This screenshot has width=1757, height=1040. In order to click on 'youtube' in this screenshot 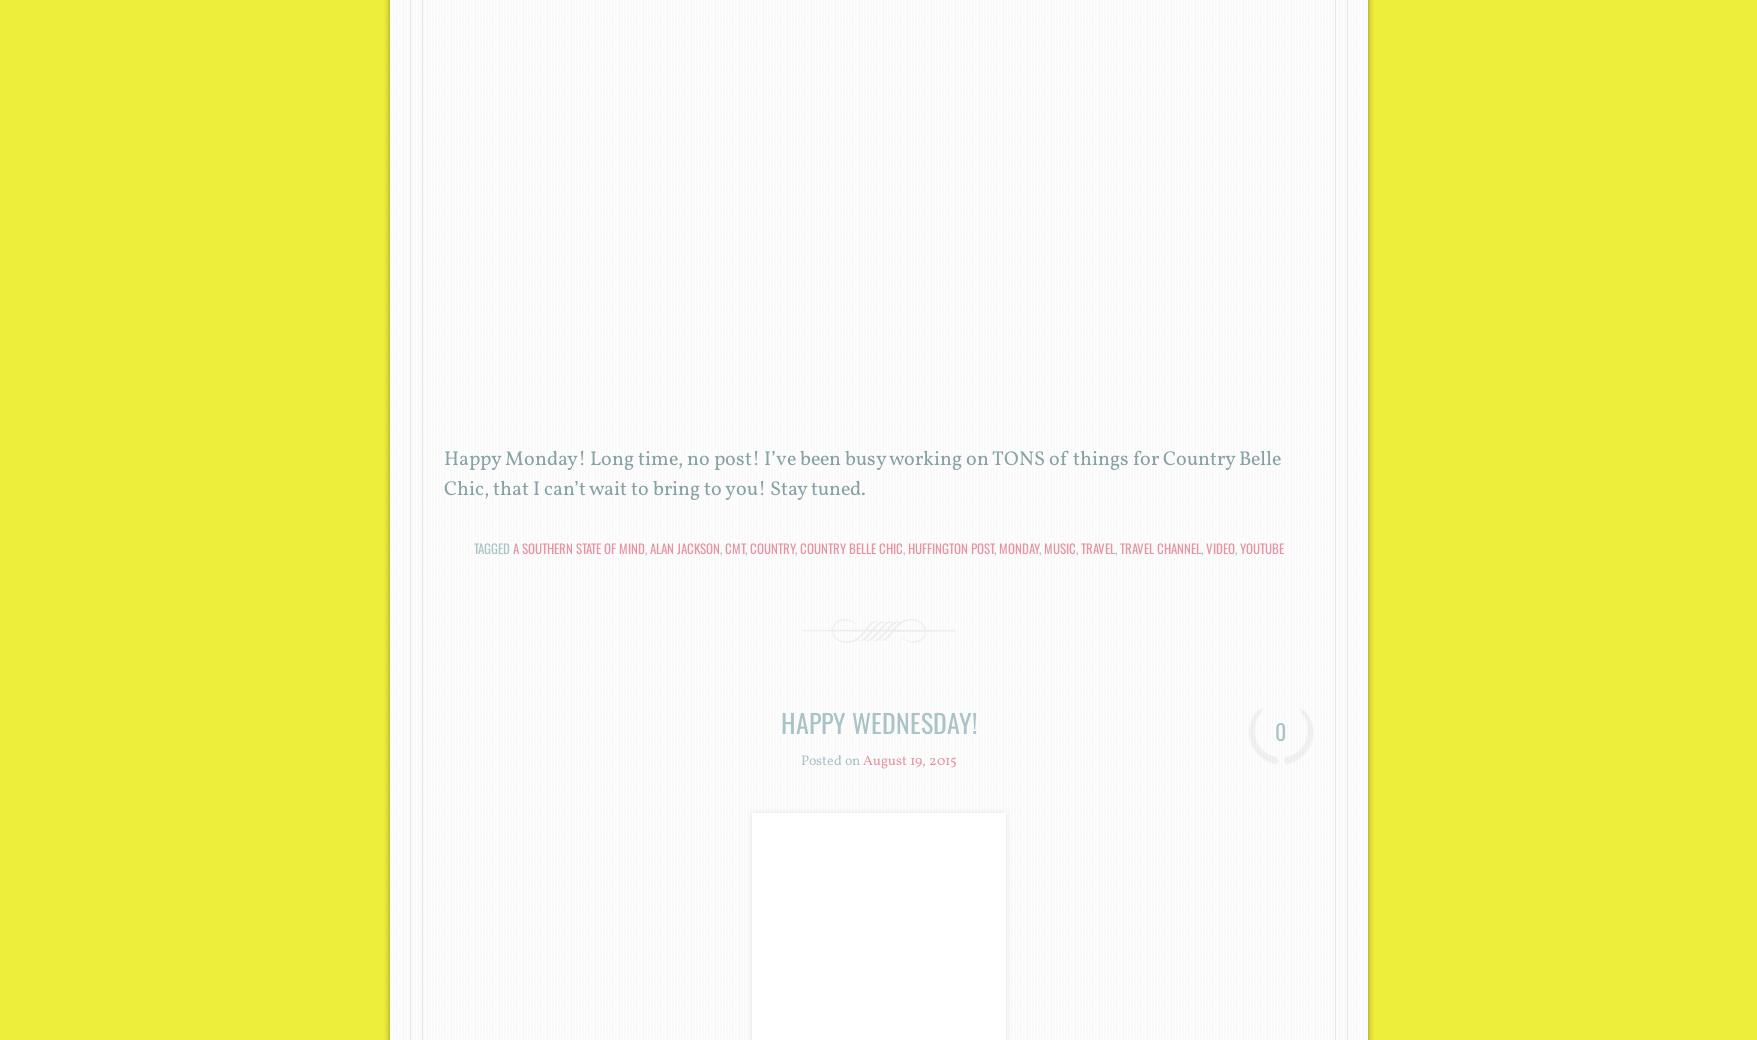, I will do `click(1260, 546)`.